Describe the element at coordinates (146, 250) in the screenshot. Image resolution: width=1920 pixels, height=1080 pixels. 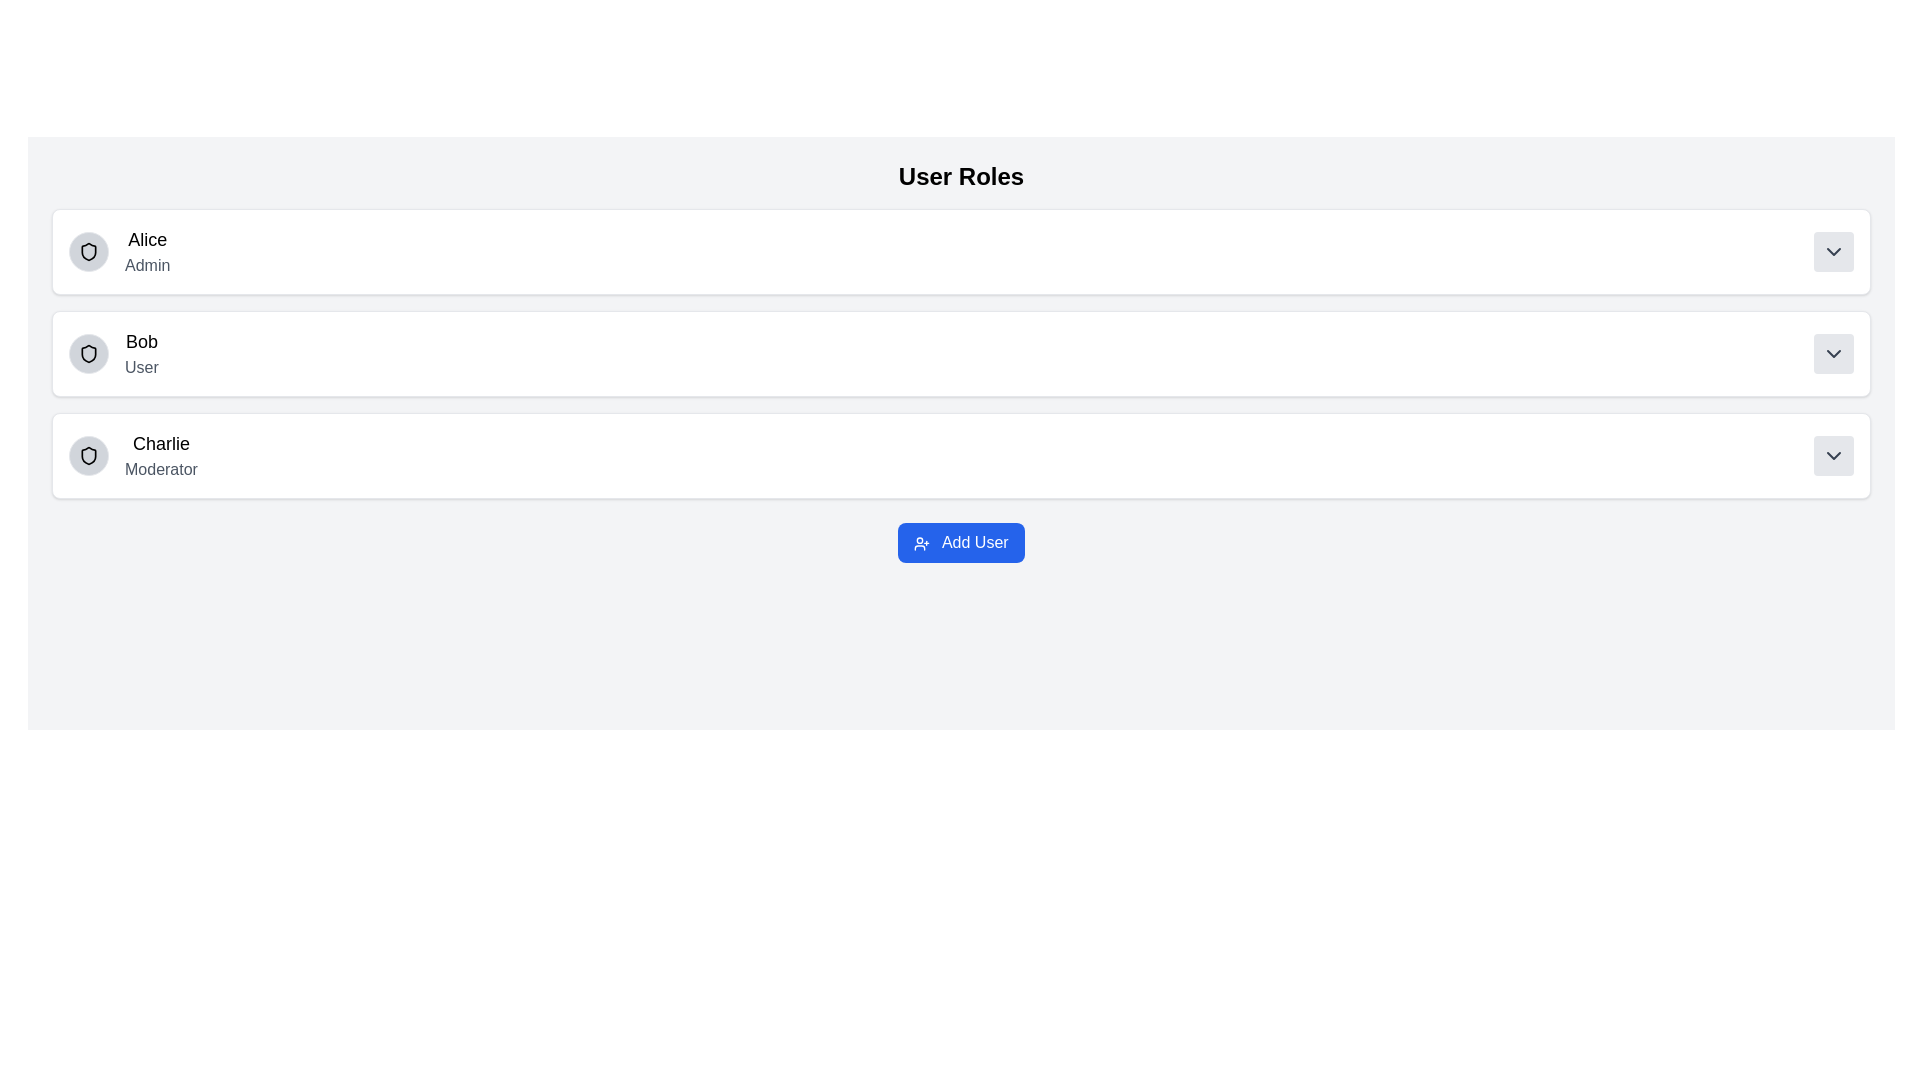
I see `static text label displaying the name 'Alice' and the role 'Admin' in the topmost user entry row of the user roles list` at that location.